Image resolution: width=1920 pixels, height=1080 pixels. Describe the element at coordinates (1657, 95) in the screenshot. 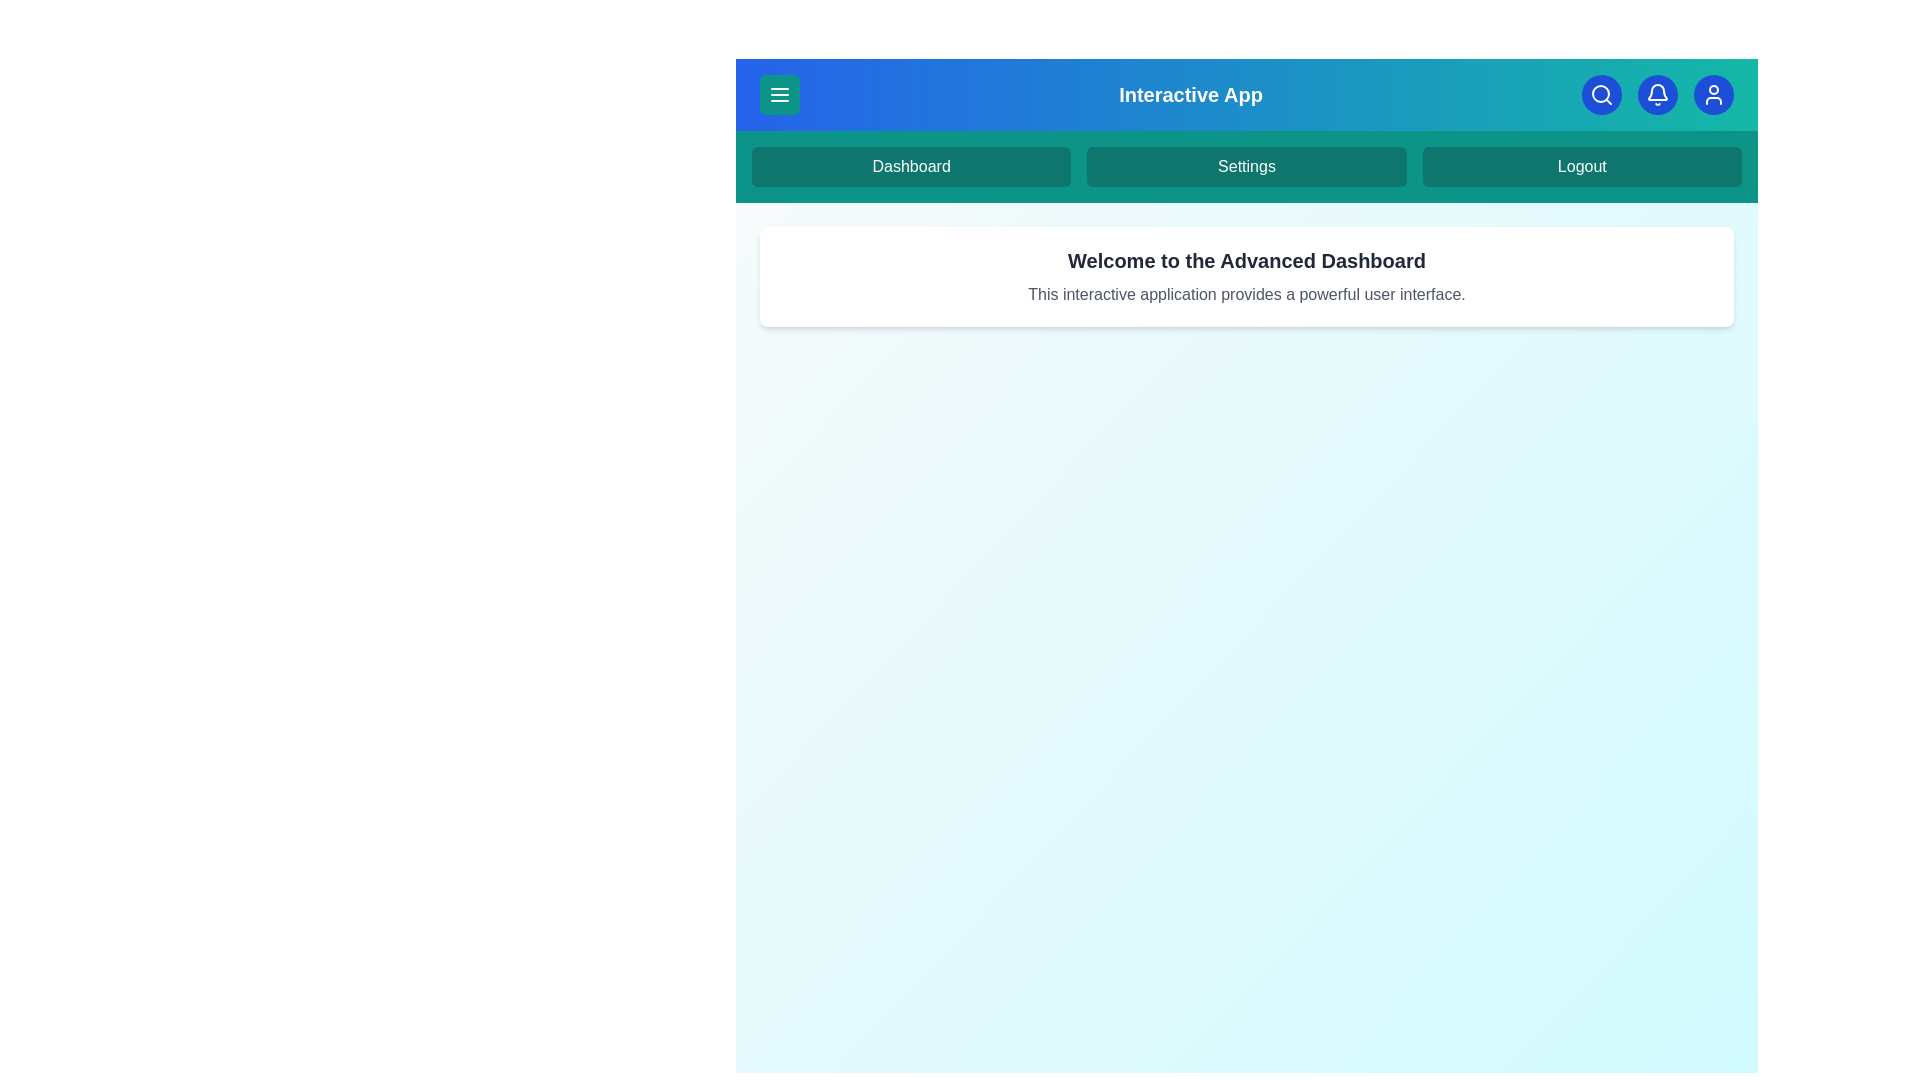

I see `the 'Notifications' button in the header` at that location.